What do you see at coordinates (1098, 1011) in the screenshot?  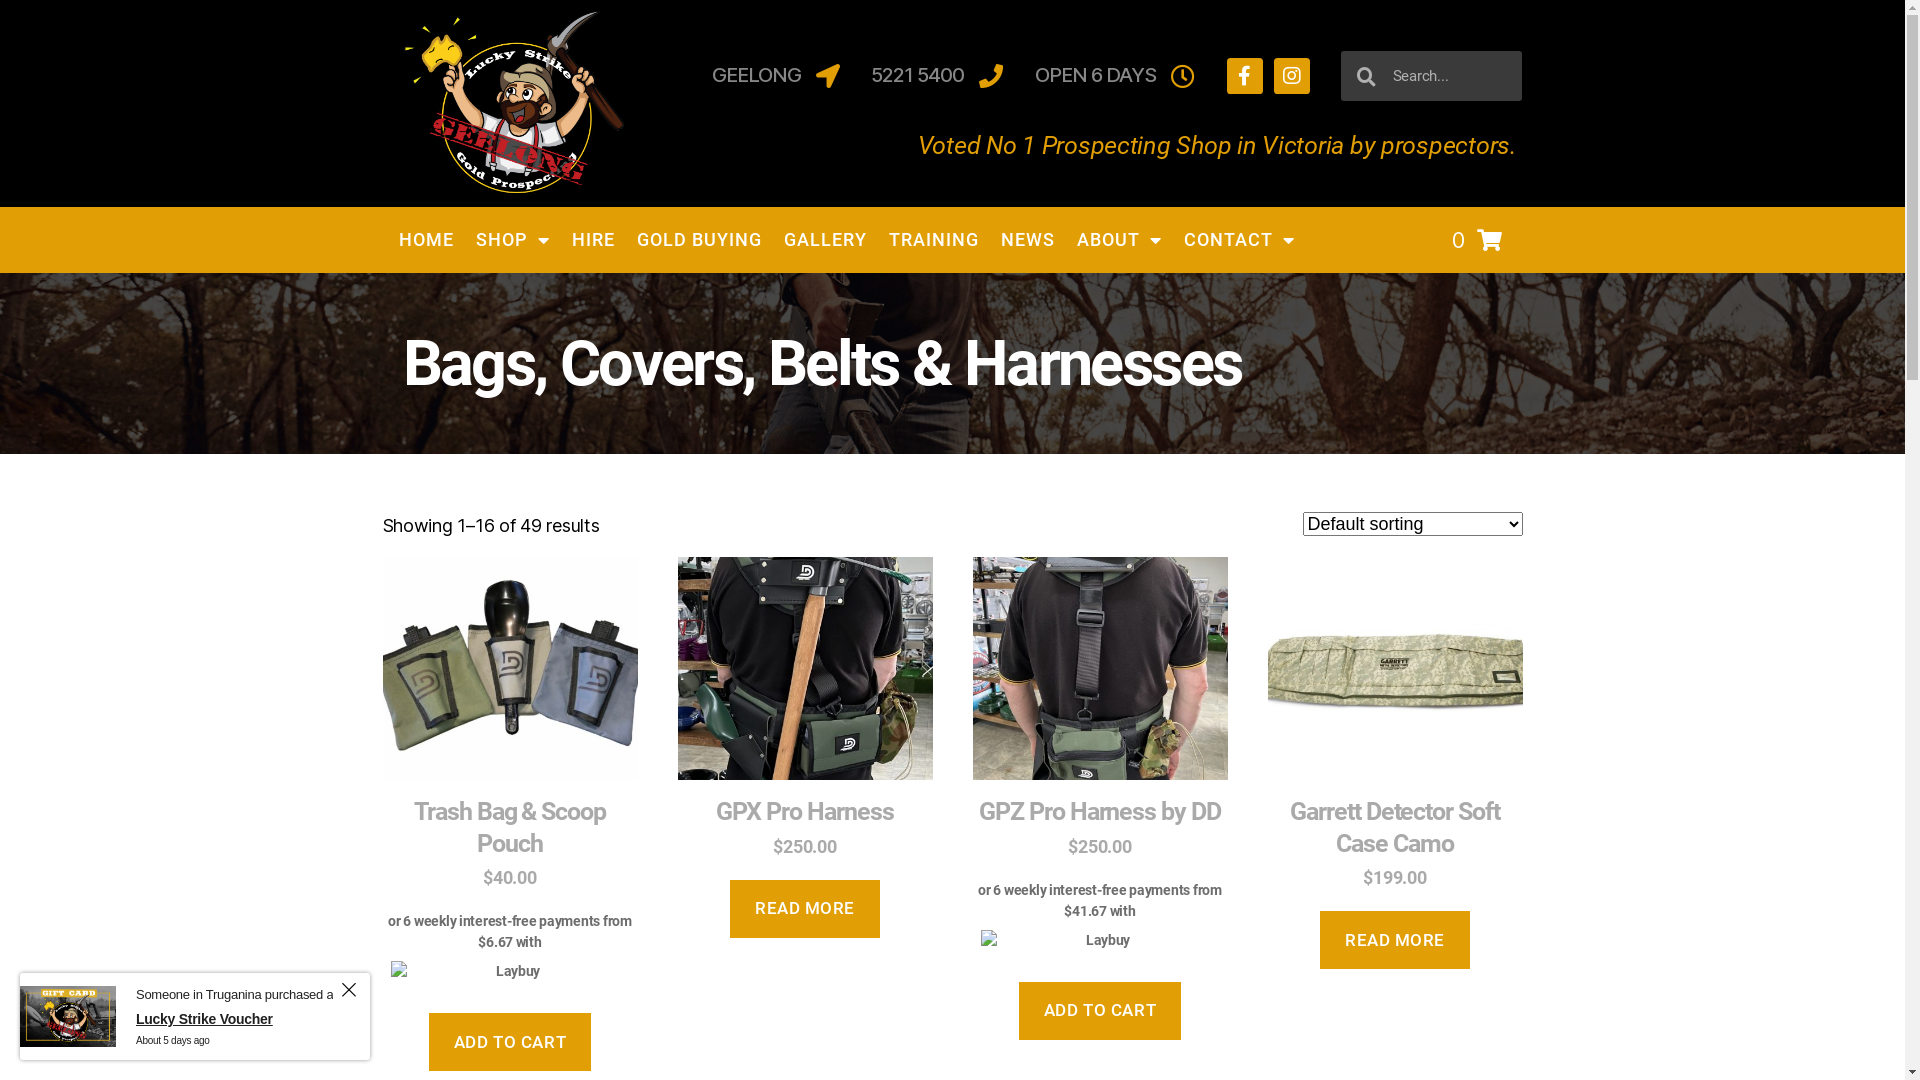 I see `'ADD TO CART'` at bounding box center [1098, 1011].